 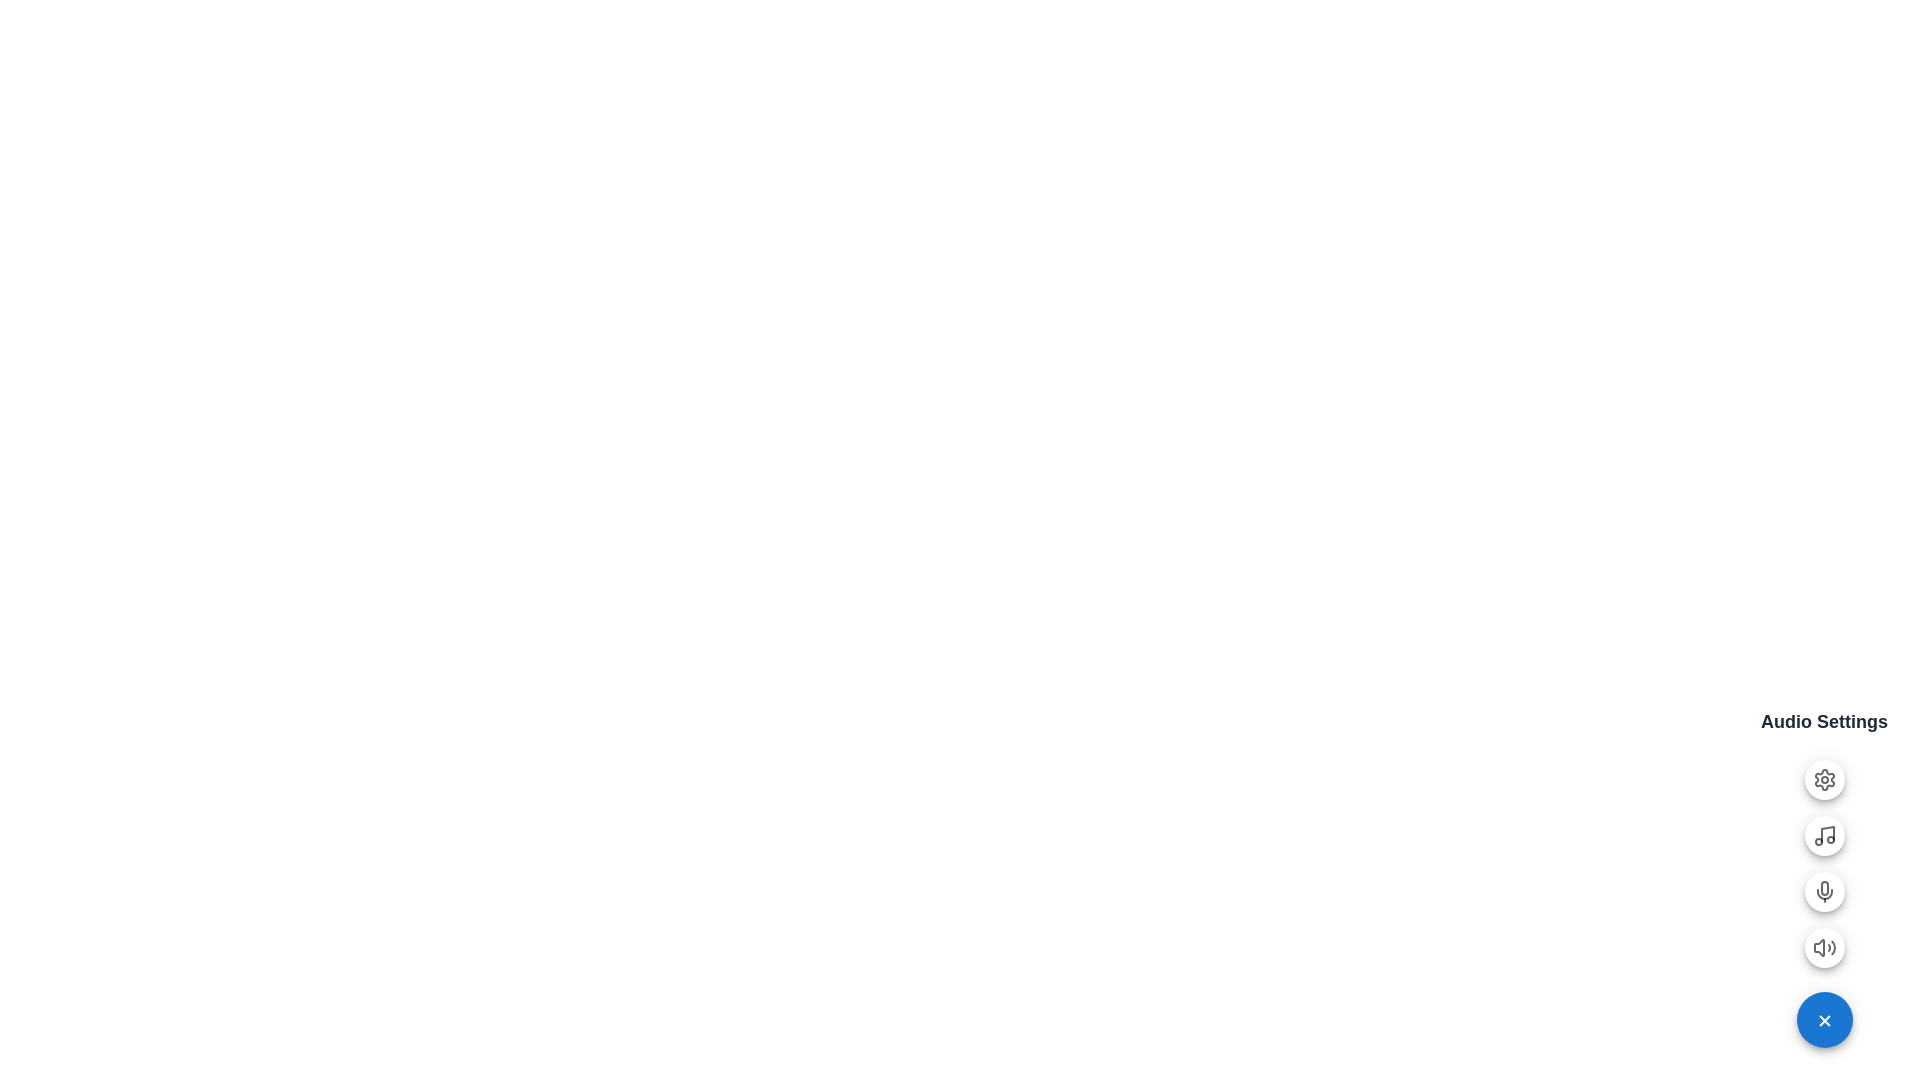 What do you see at coordinates (1824, 890) in the screenshot?
I see `the microphone icon button in the 'Audio Settings' floating action menu` at bounding box center [1824, 890].